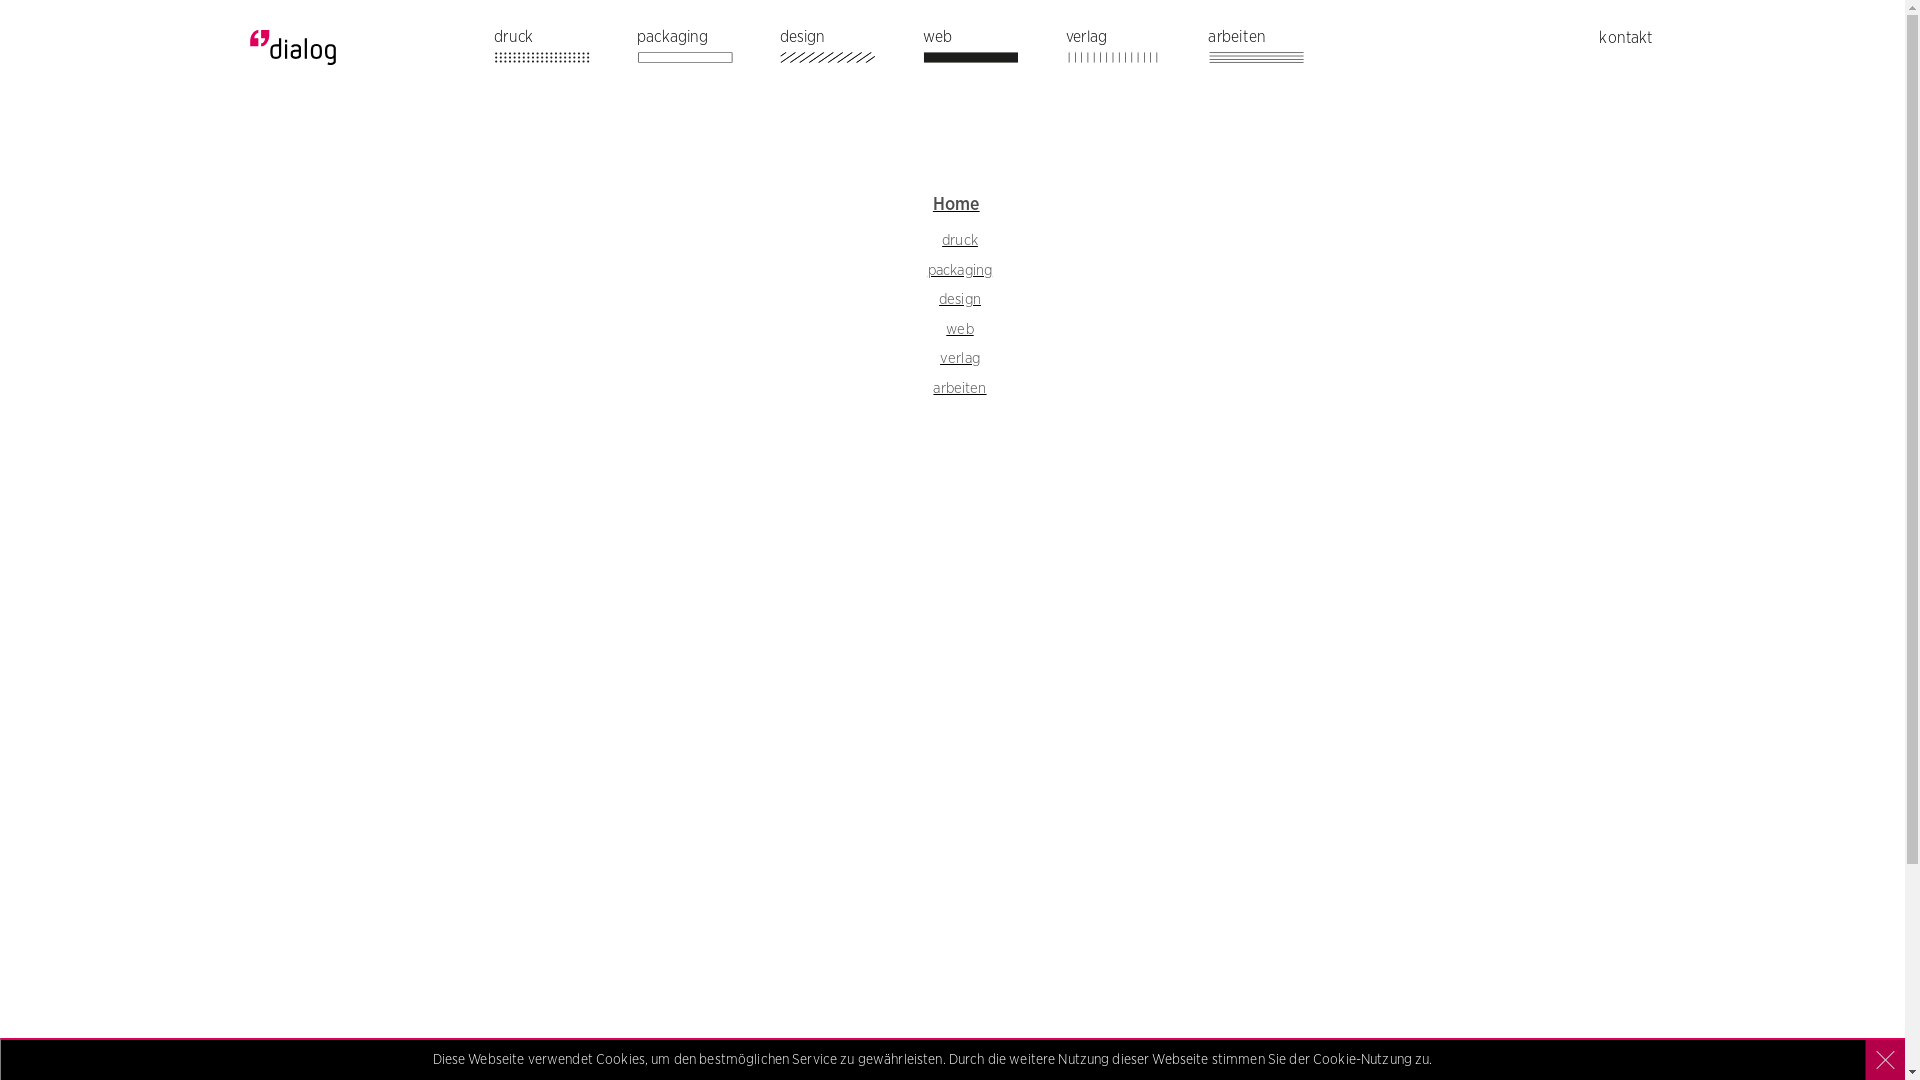 The image size is (1920, 1080). I want to click on 'Home', so click(955, 204).